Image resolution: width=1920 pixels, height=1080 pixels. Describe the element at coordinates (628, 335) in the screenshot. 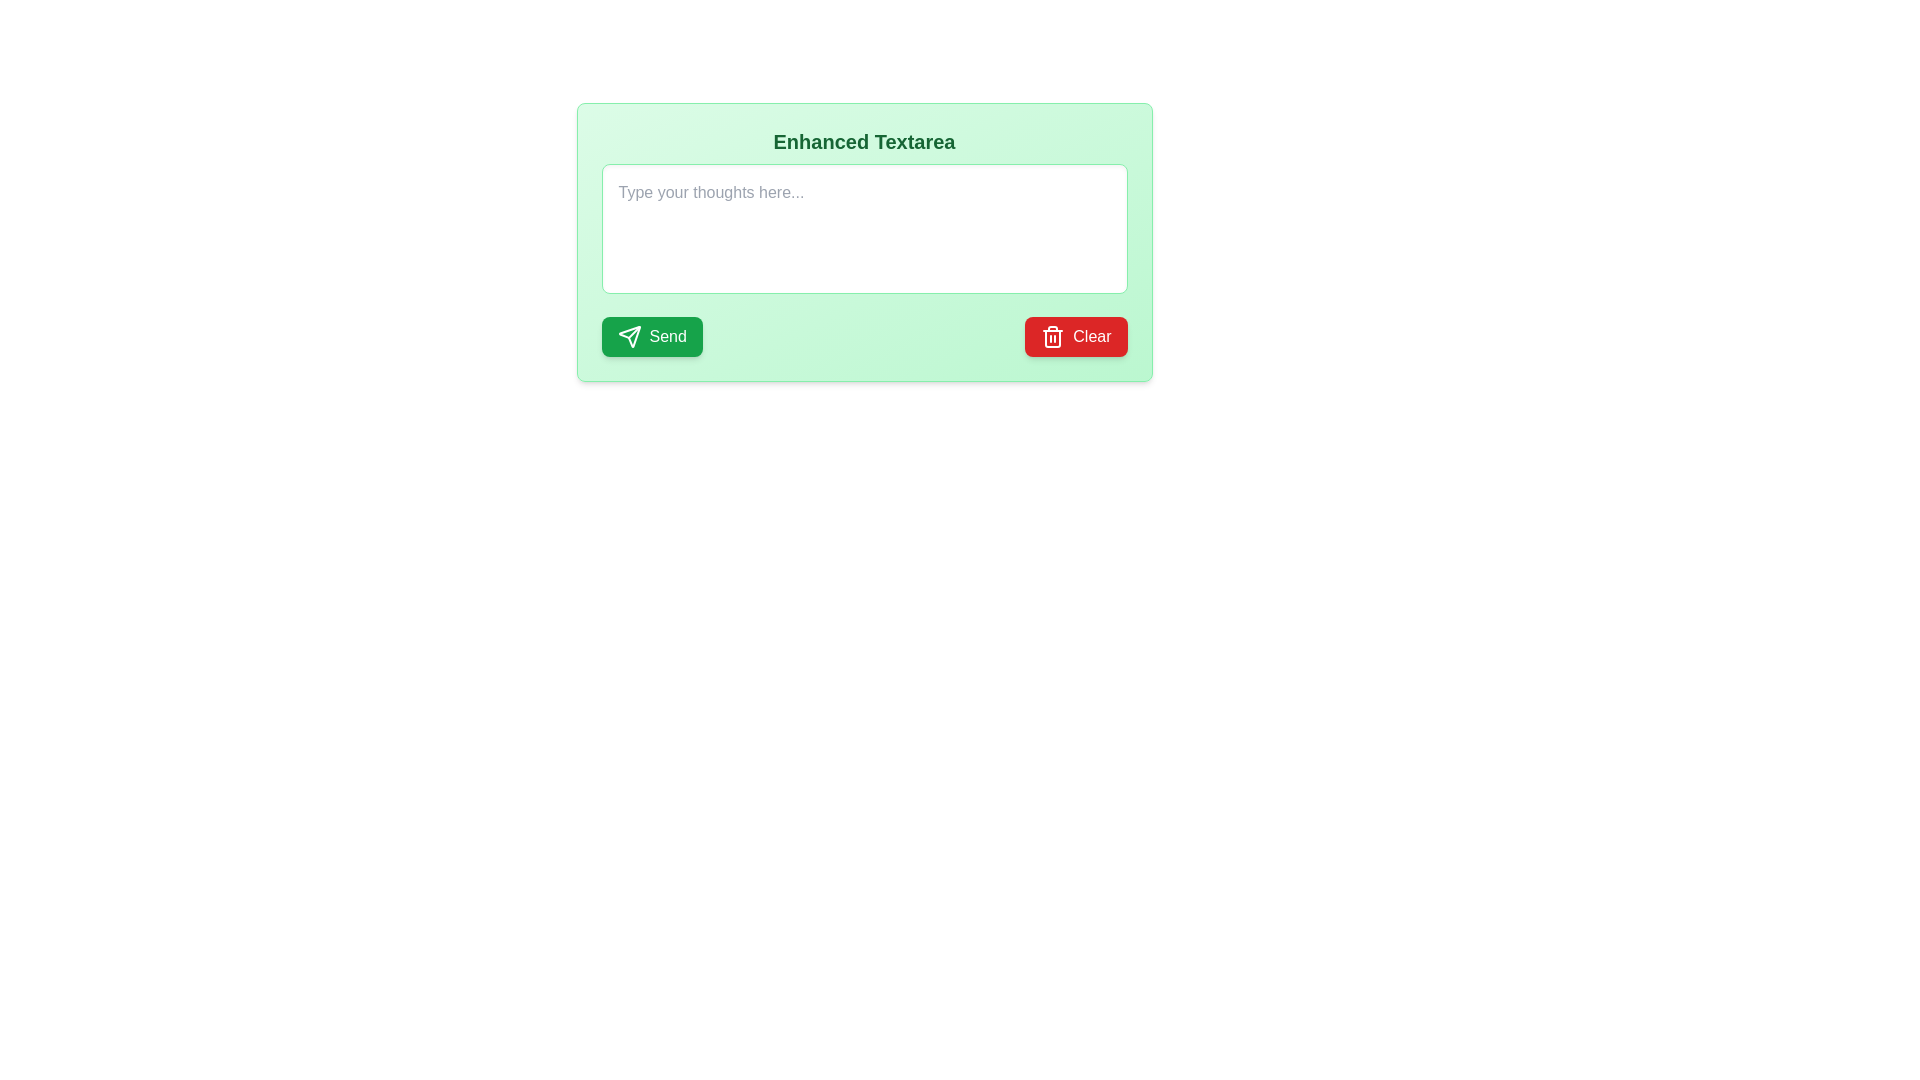

I see `the 'Send' button's SVG icon` at that location.